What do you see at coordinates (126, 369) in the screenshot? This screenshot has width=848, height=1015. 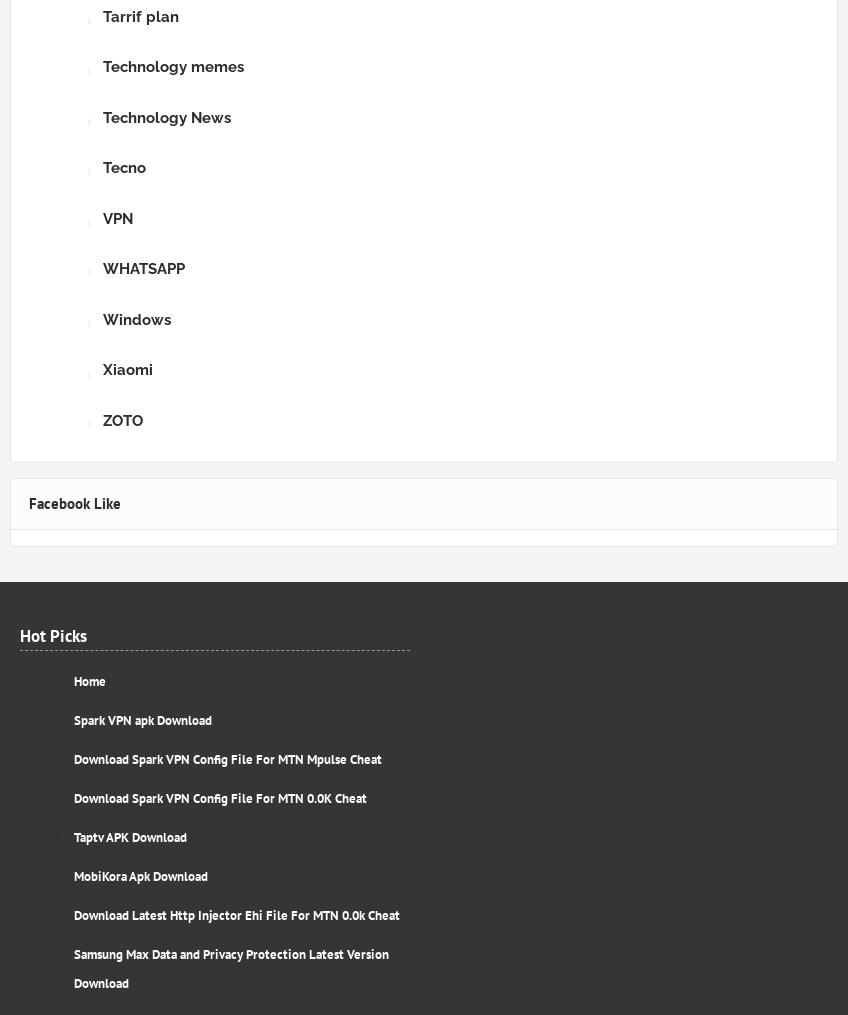 I see `'Xiaomi'` at bounding box center [126, 369].